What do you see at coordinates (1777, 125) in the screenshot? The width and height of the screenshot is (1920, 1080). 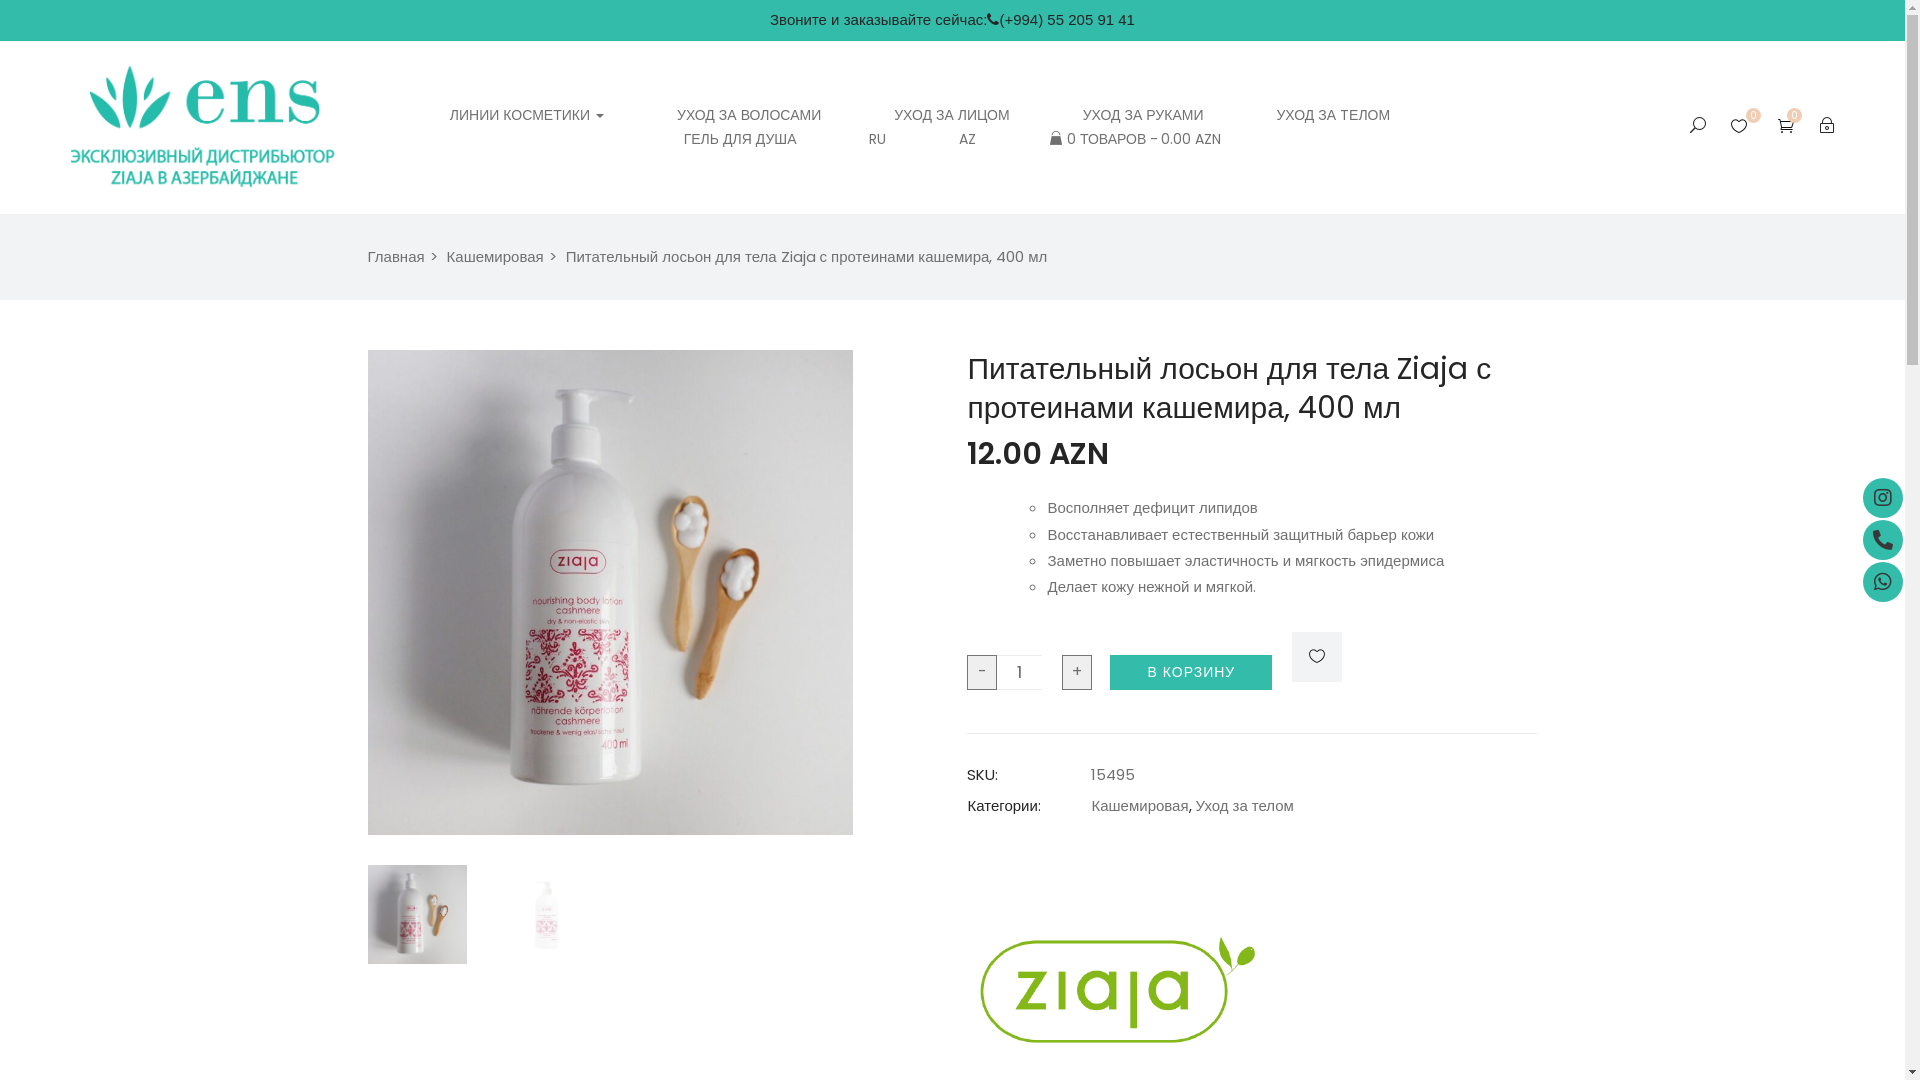 I see `'0'` at bounding box center [1777, 125].